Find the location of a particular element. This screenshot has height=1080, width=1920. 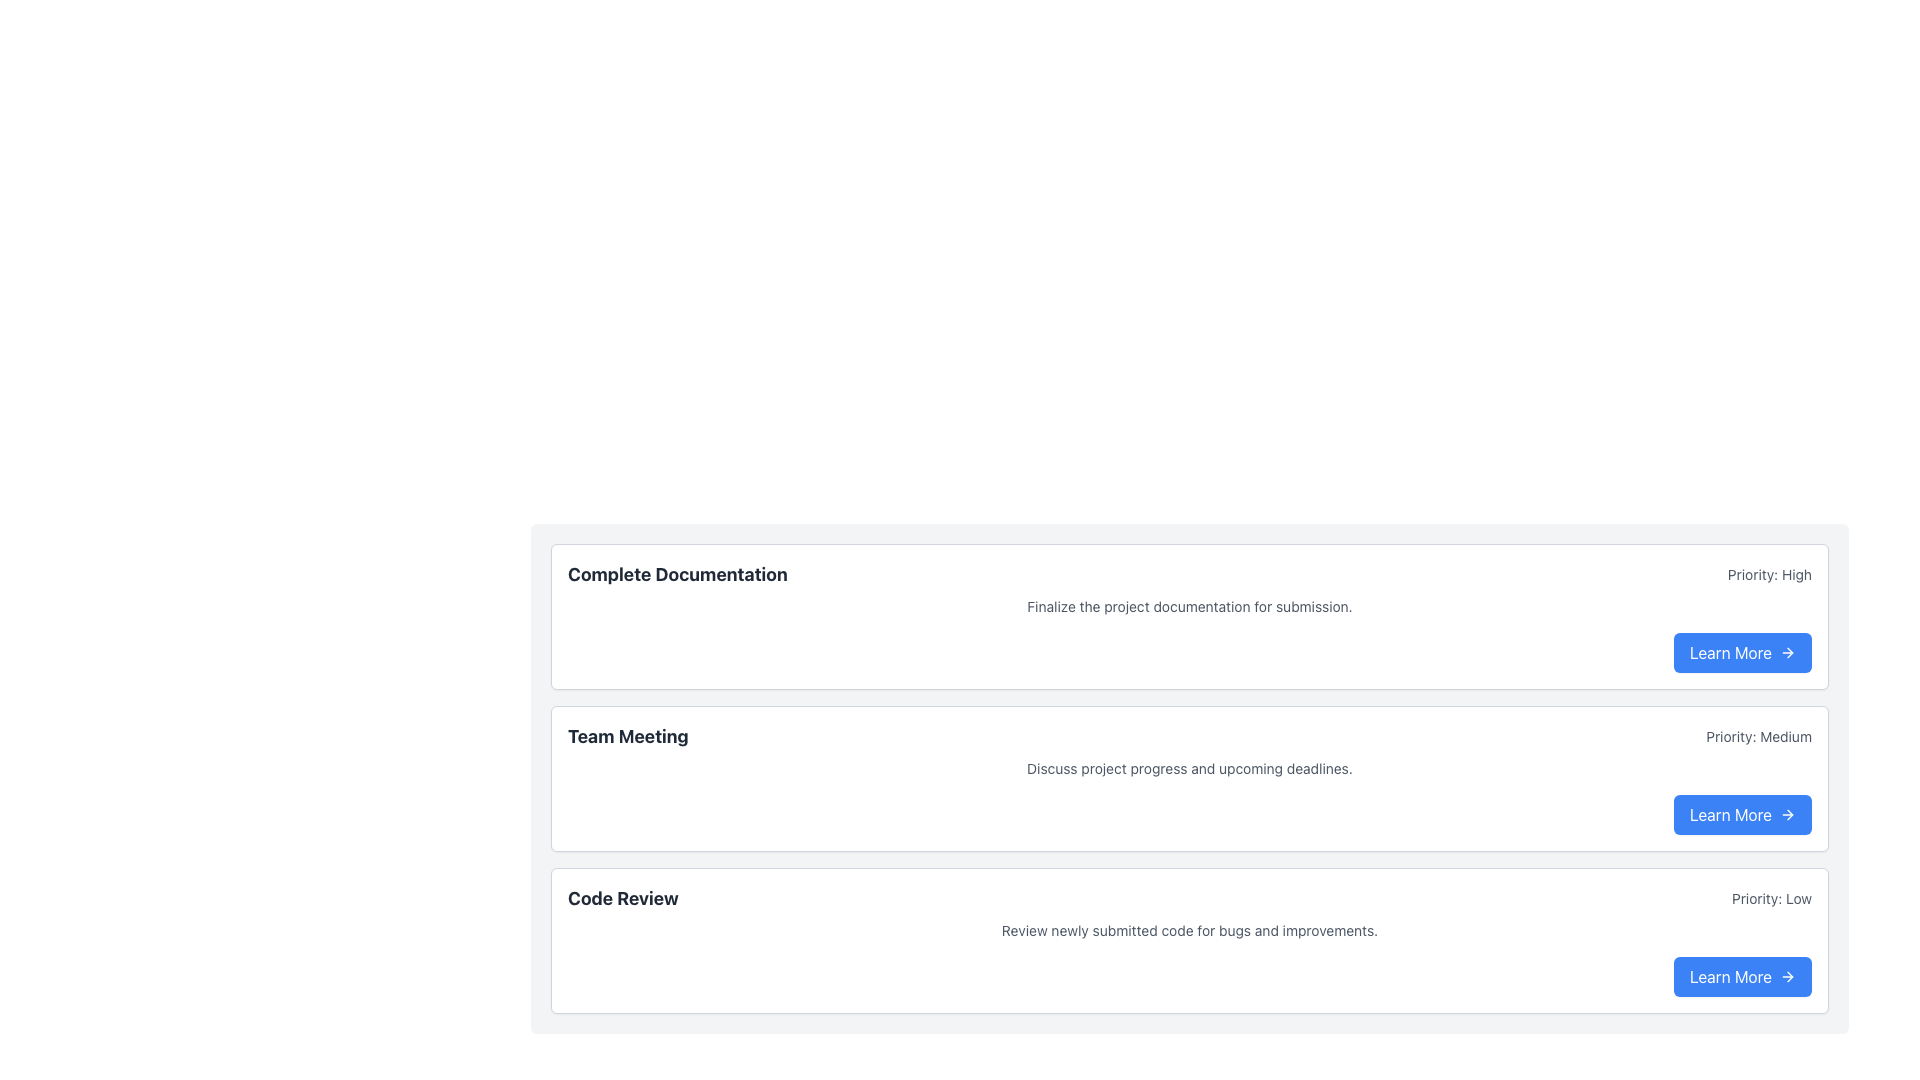

the bold text label reading 'Code Review' which is located in the bottommost card of a vertical list of task cards, aligned to the left is located at coordinates (622, 897).